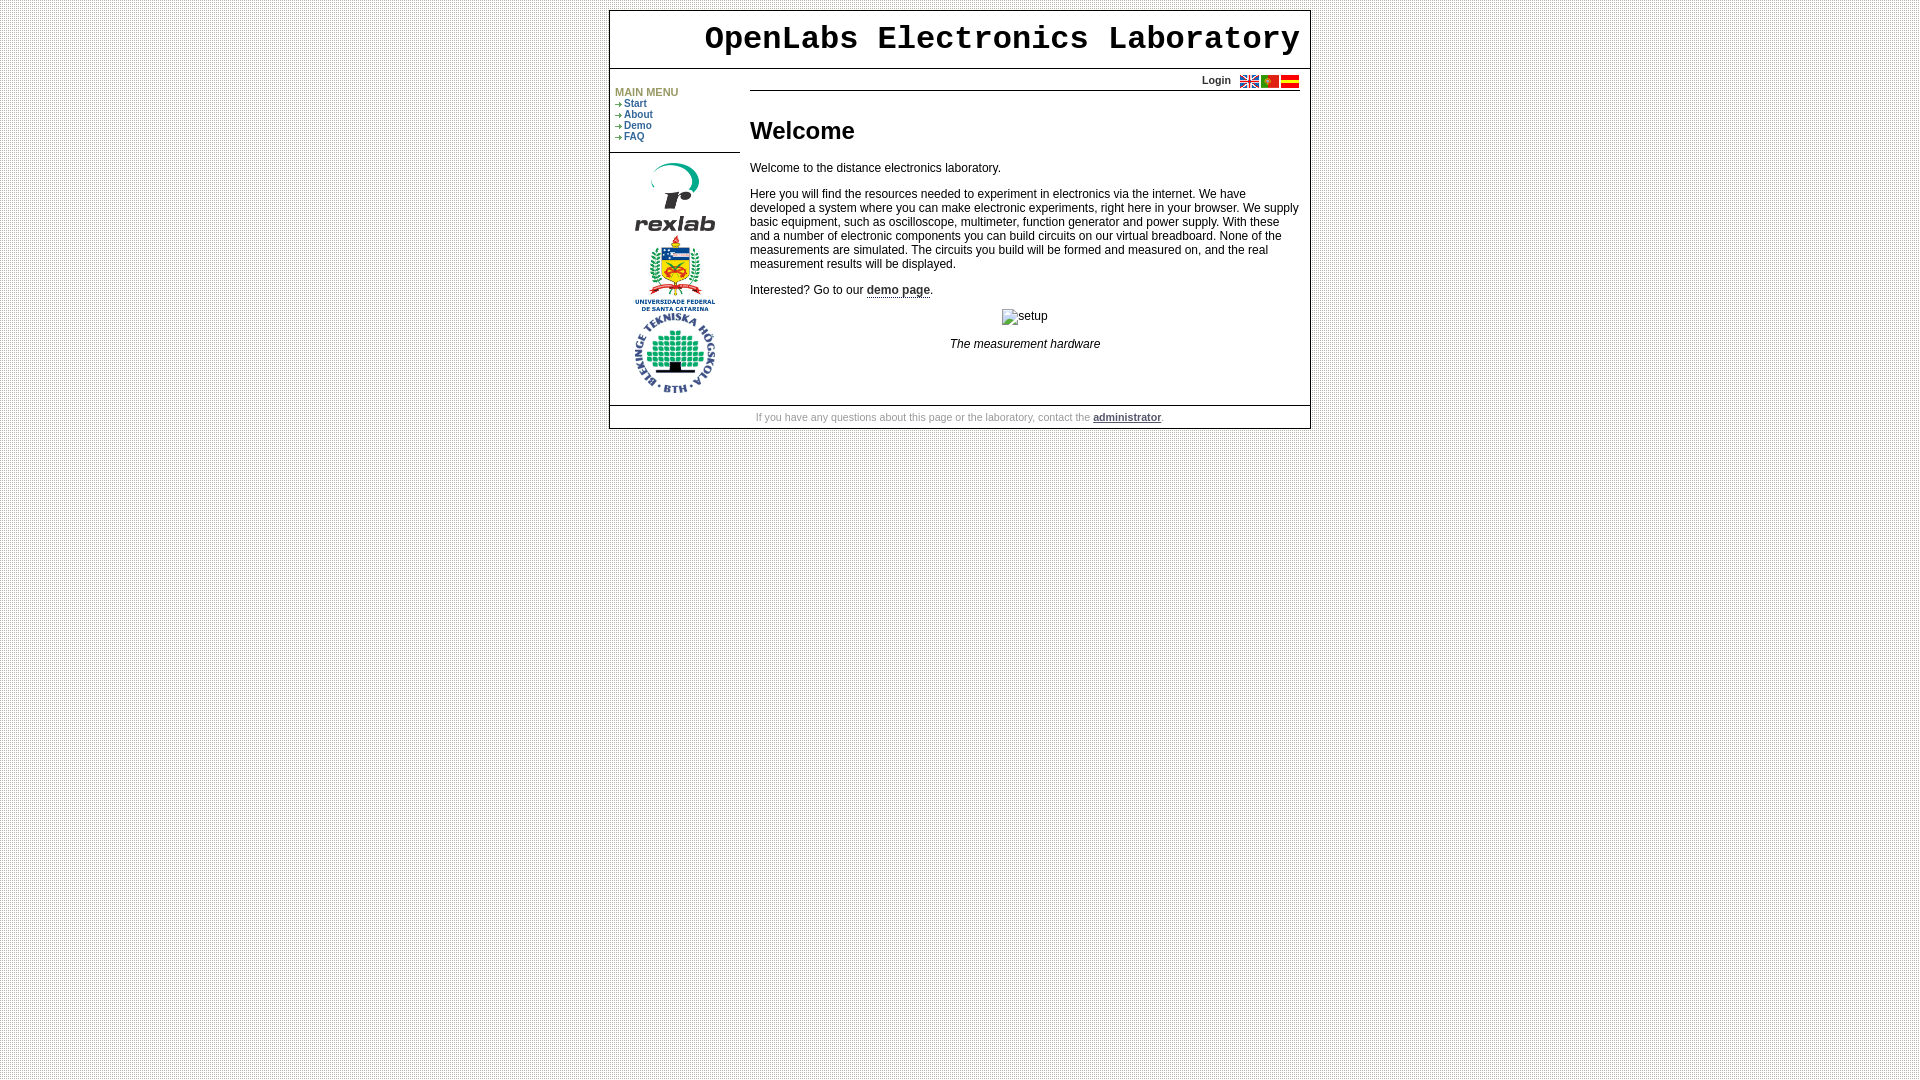 The height and width of the screenshot is (1080, 1920). What do you see at coordinates (1215, 79) in the screenshot?
I see `'Login'` at bounding box center [1215, 79].